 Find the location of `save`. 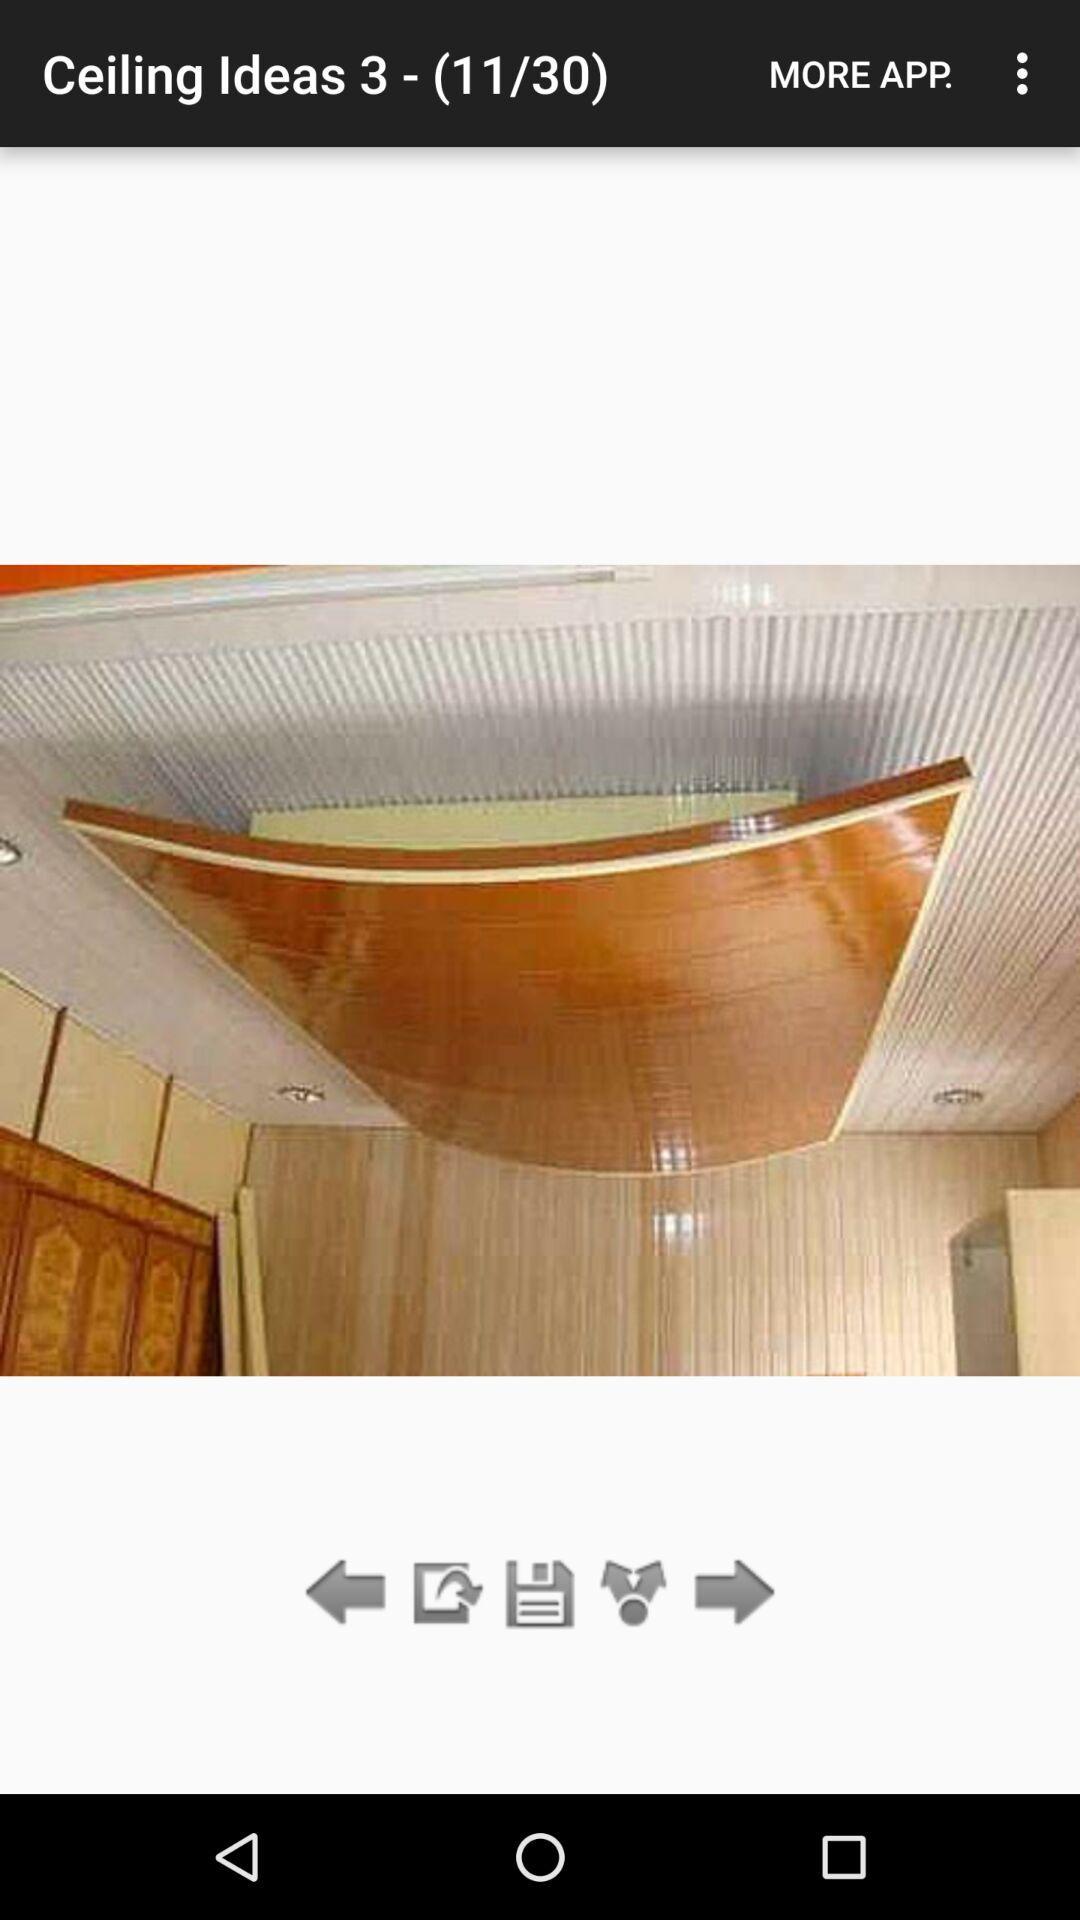

save is located at coordinates (540, 1593).